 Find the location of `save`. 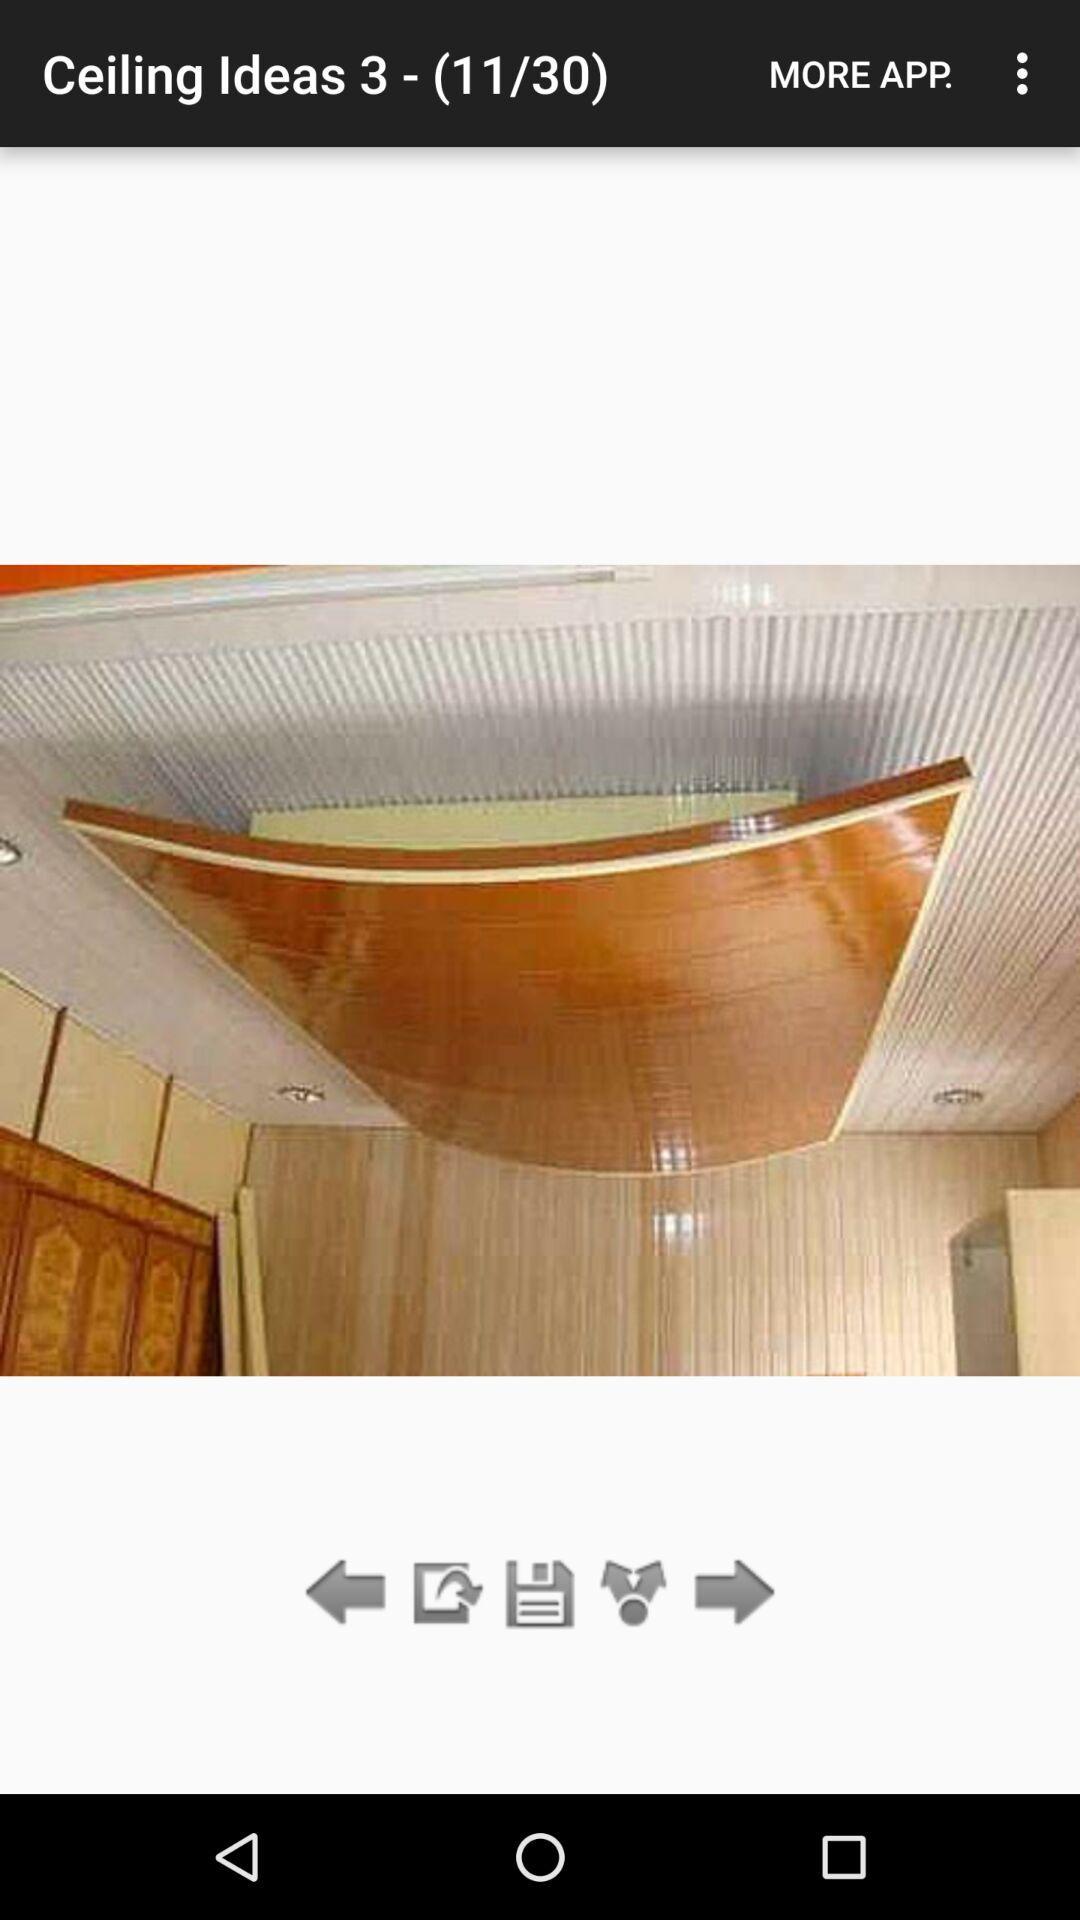

save is located at coordinates (540, 1593).